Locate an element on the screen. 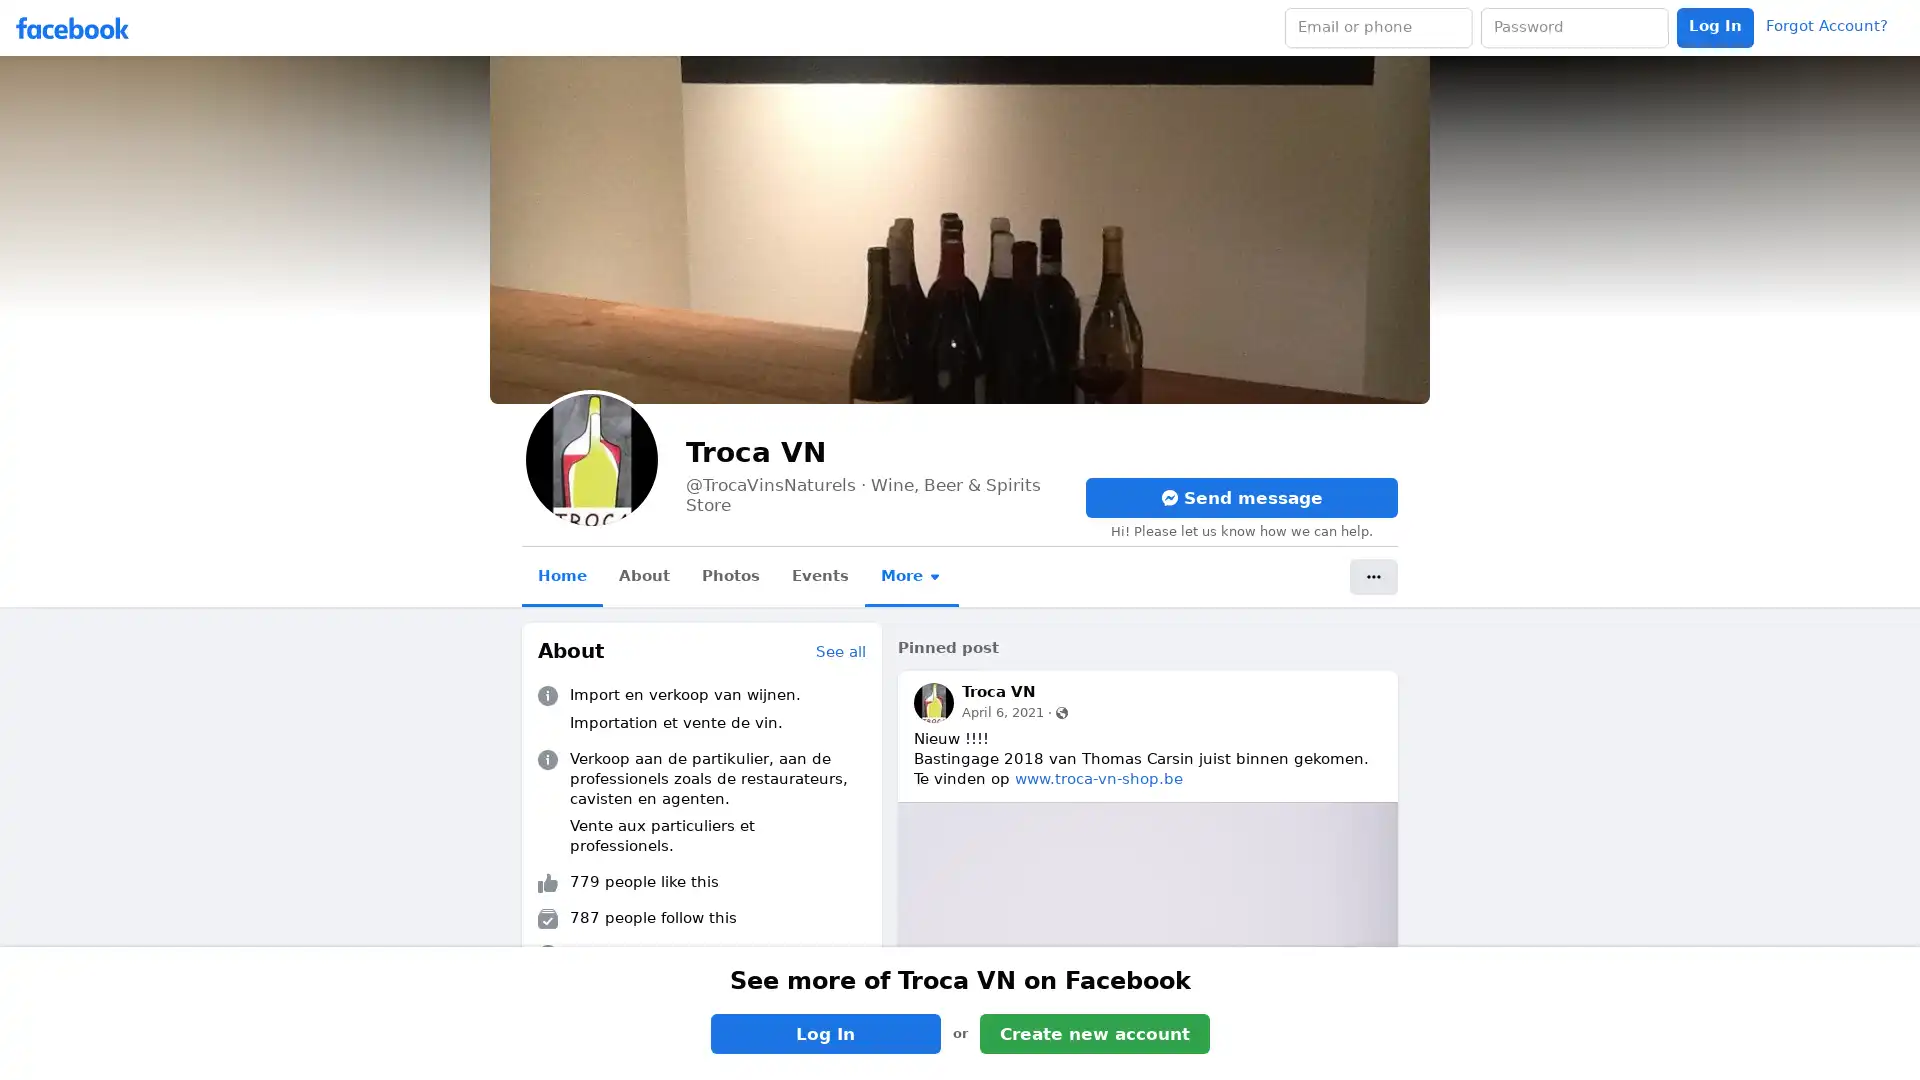 Image resolution: width=1920 pixels, height=1080 pixels. Send message is located at coordinates (1241, 496).